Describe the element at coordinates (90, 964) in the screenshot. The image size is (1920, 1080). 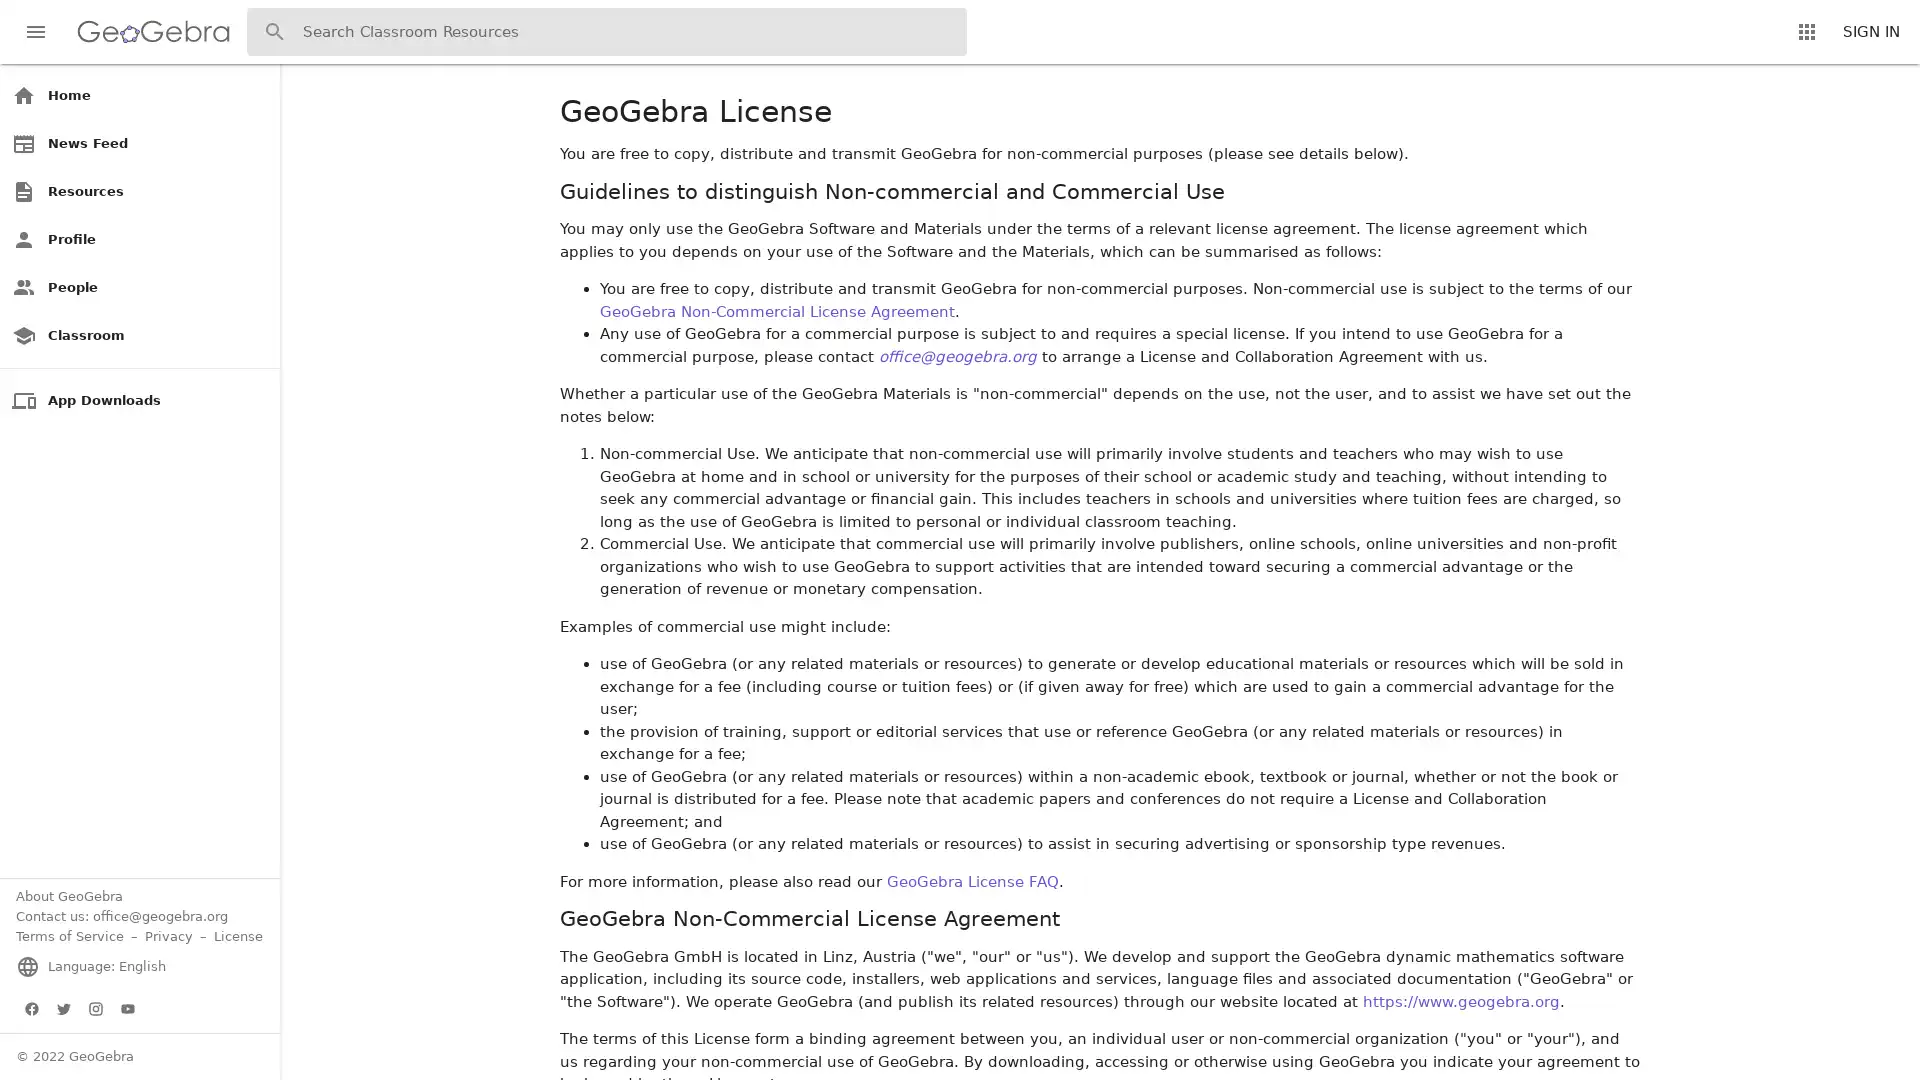
I see `Language: English` at that location.